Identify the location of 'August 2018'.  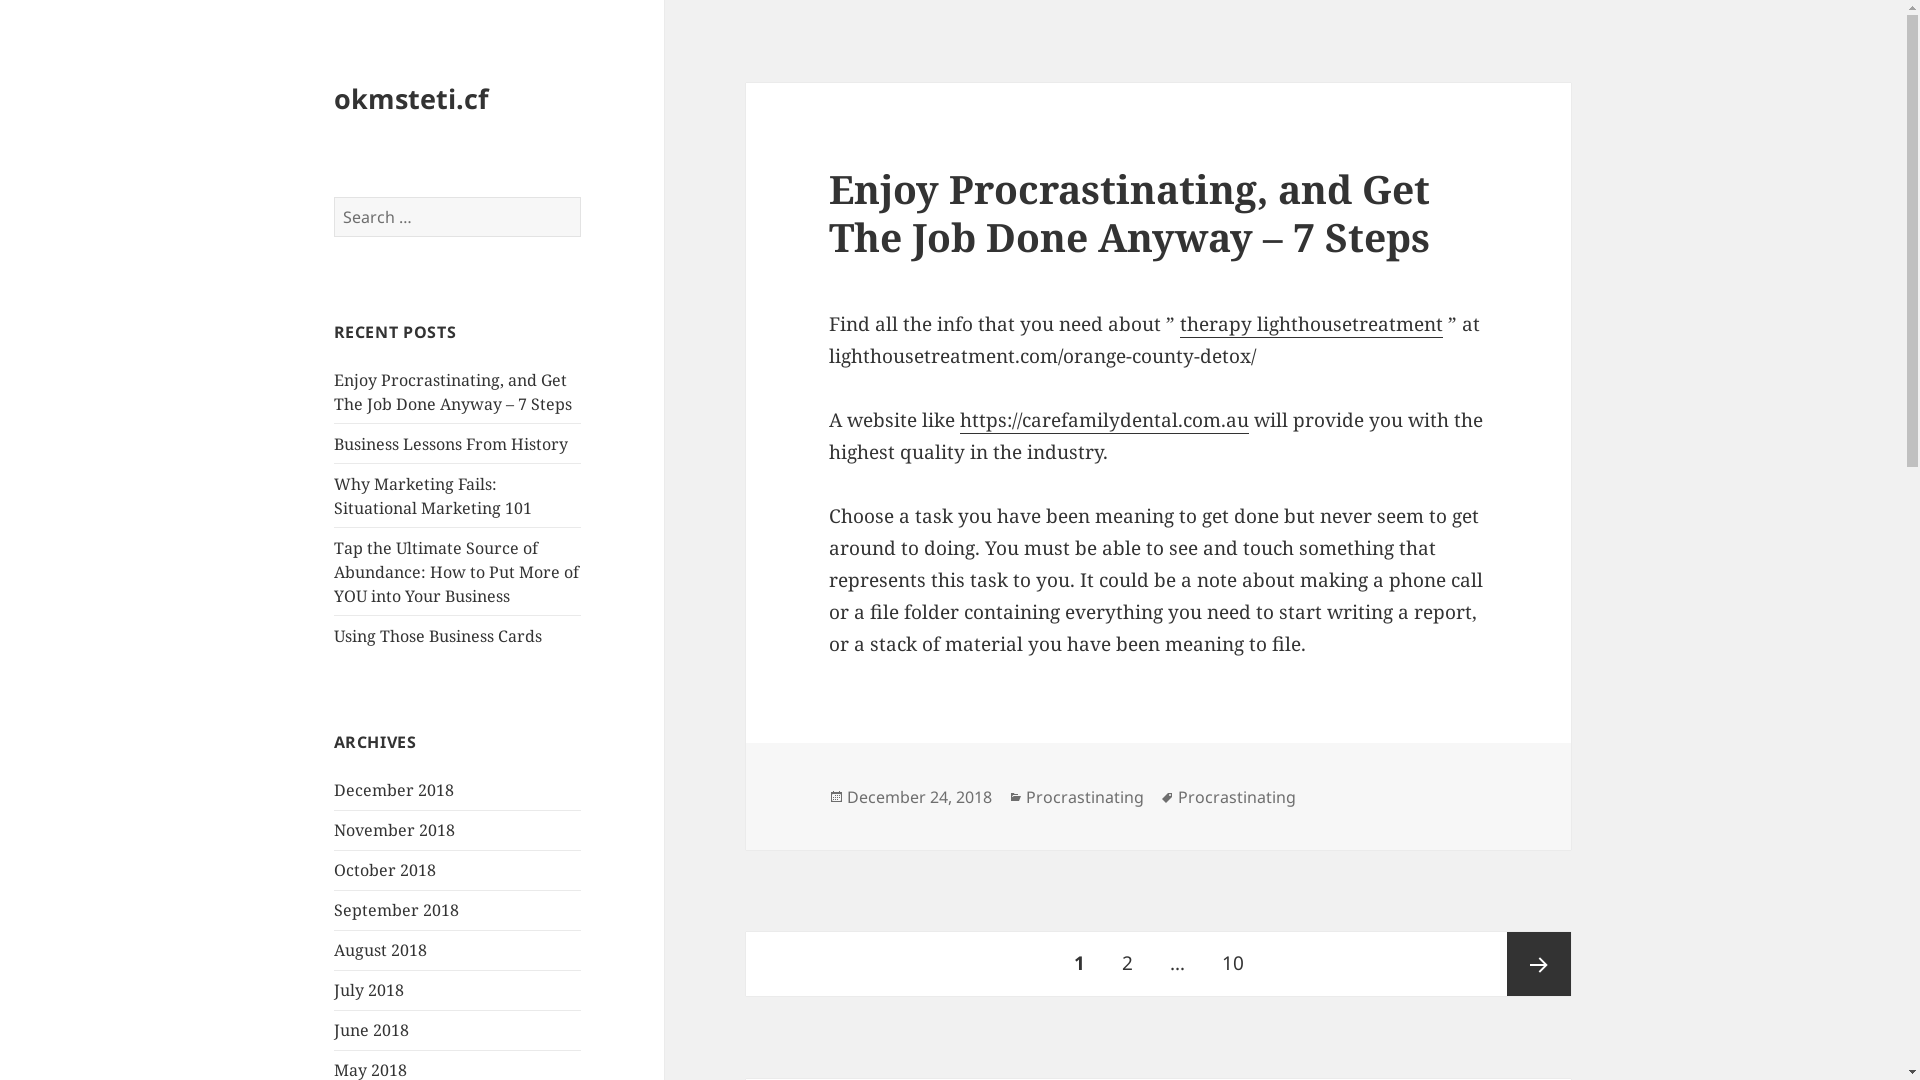
(380, 948).